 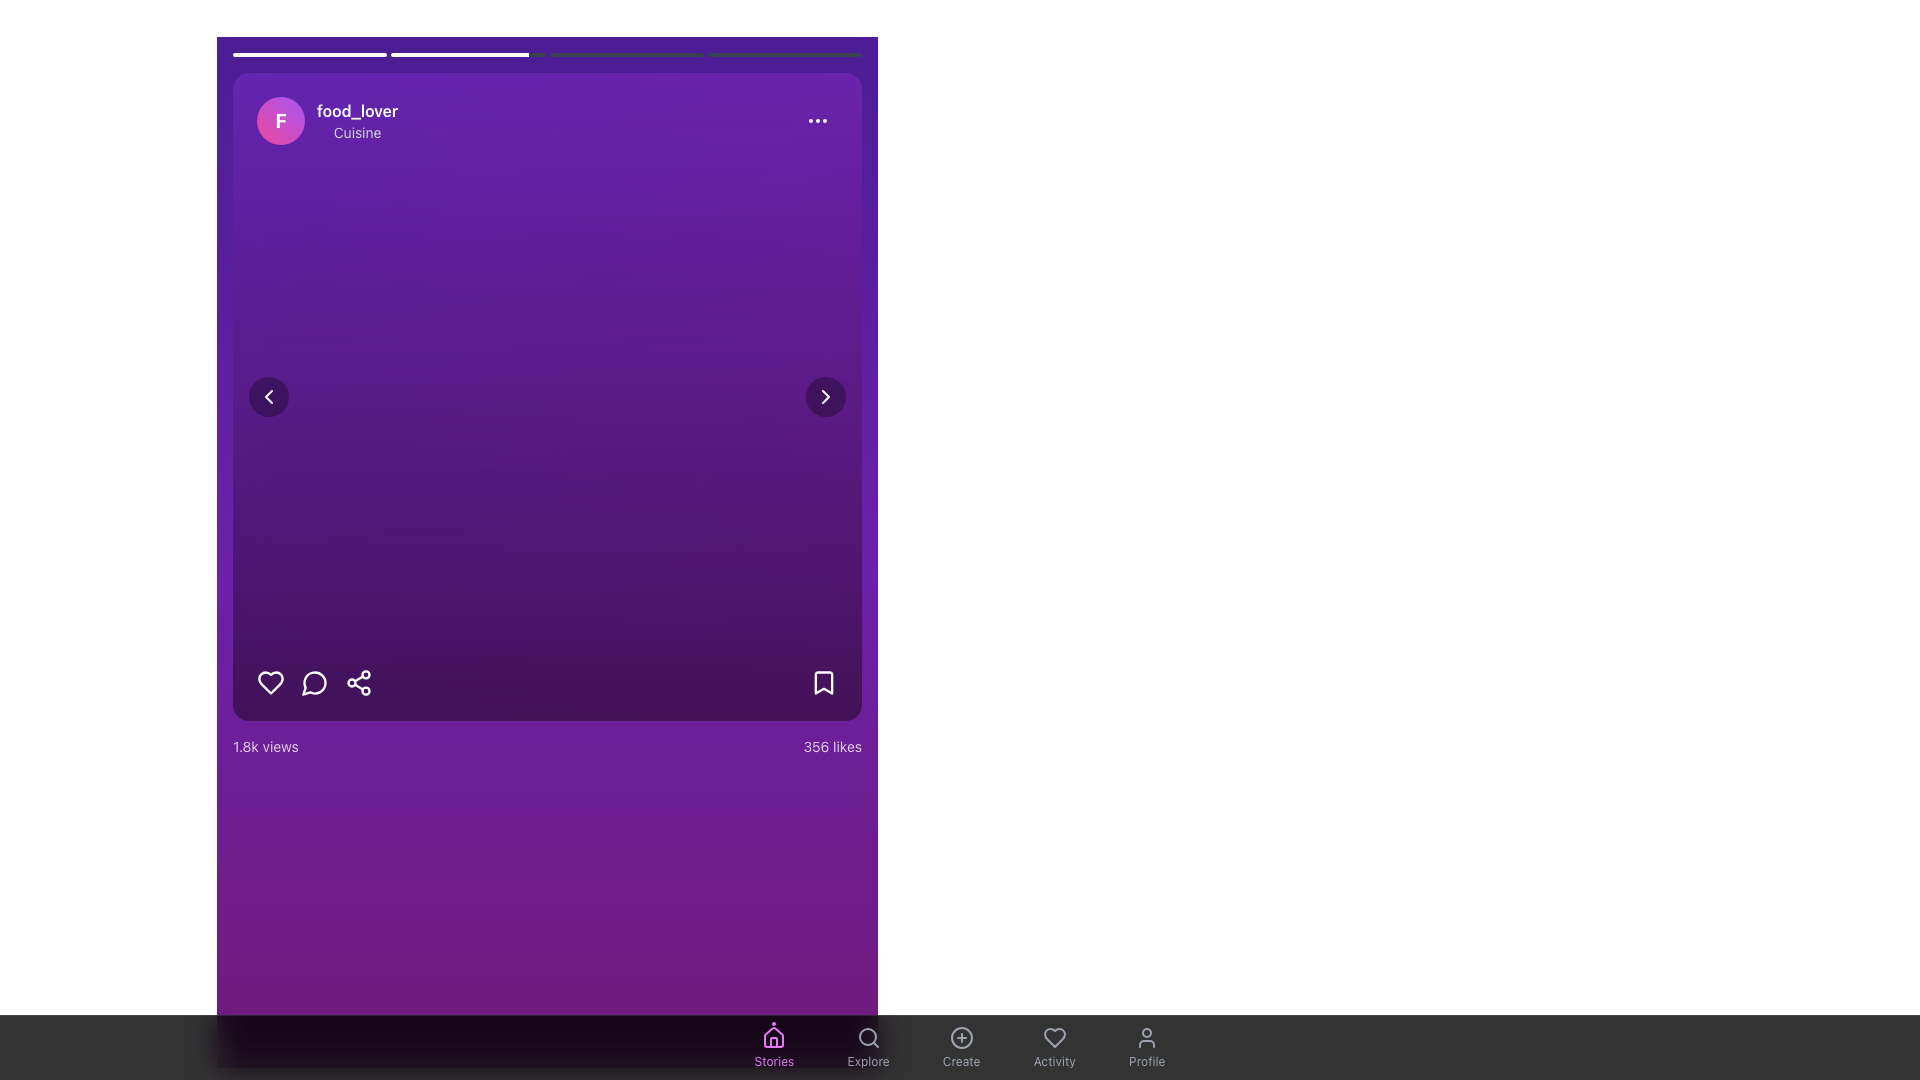 I want to click on the 'Activity' button, which features a heart-shaped icon and is located in the bottom navigation bar, fourth from the left, so click(x=1053, y=1047).